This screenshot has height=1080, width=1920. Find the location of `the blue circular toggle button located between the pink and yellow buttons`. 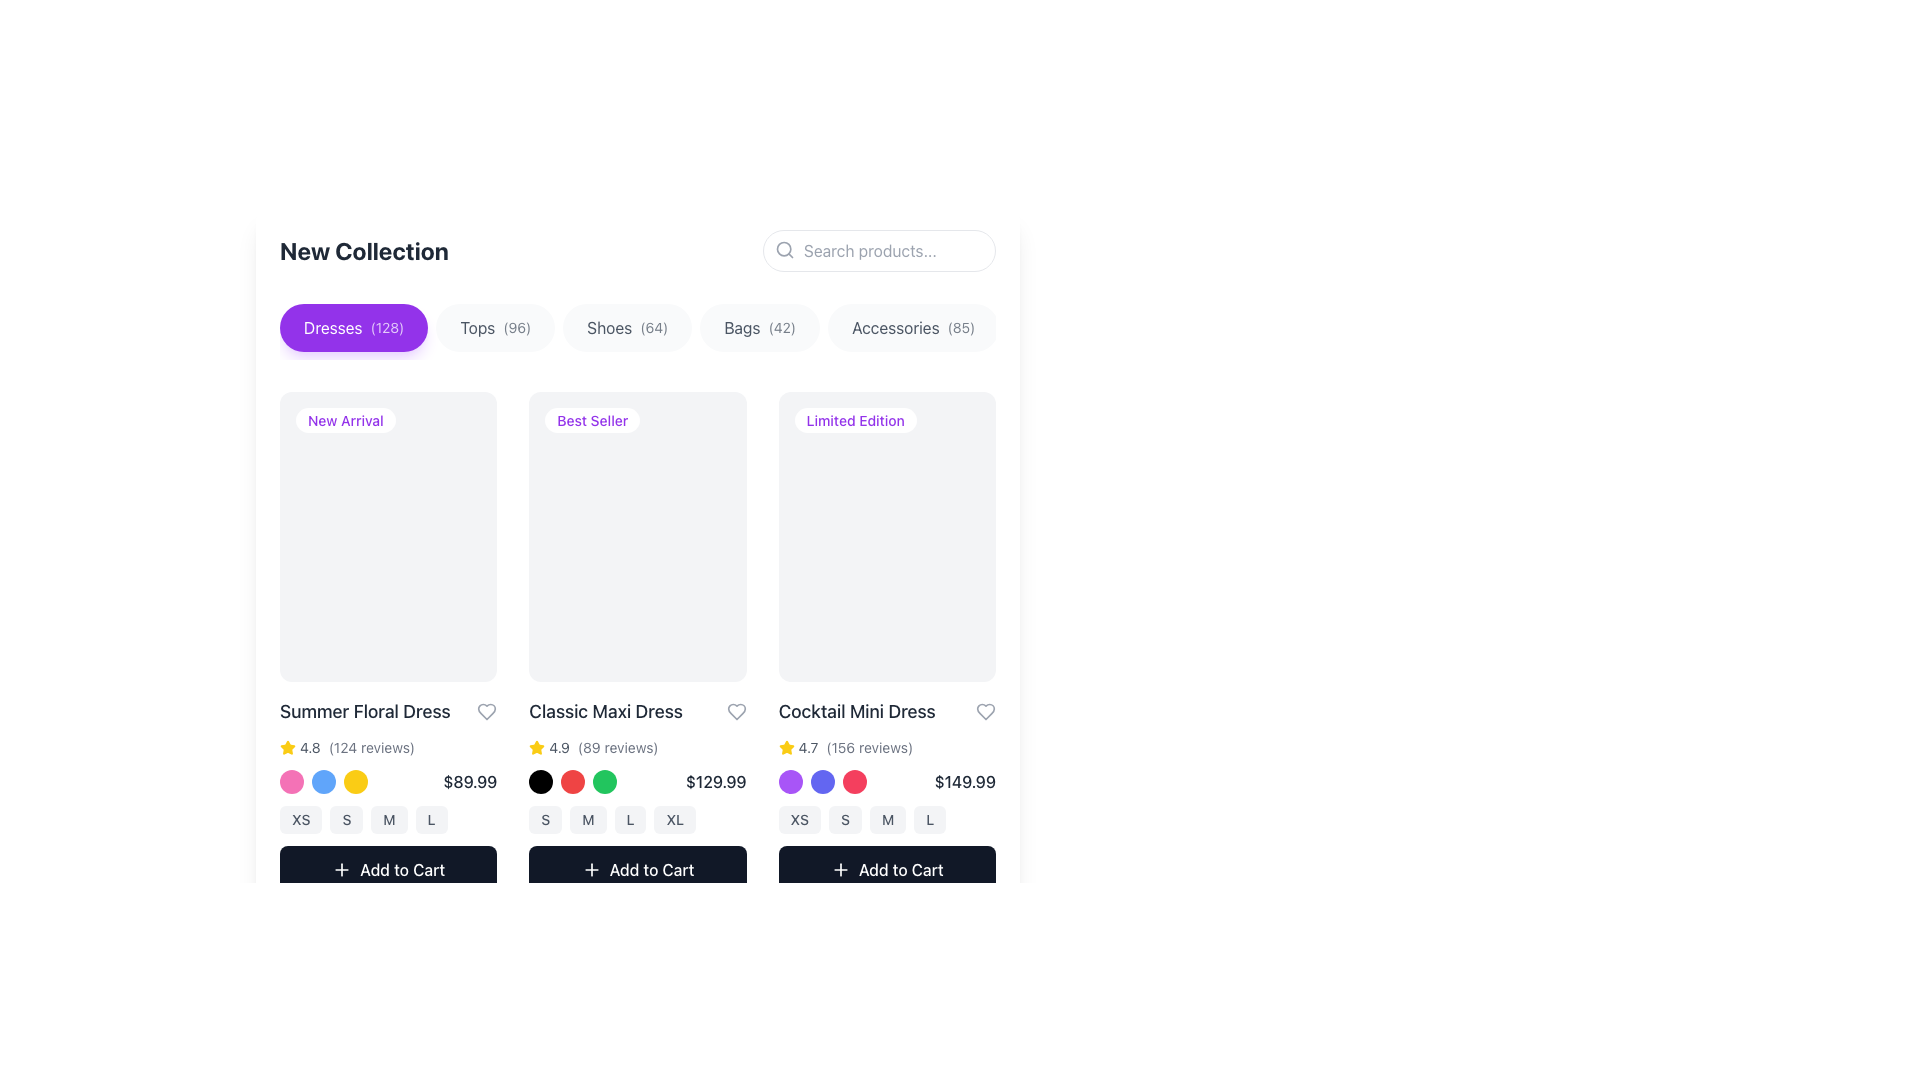

the blue circular toggle button located between the pink and yellow buttons is located at coordinates (324, 779).